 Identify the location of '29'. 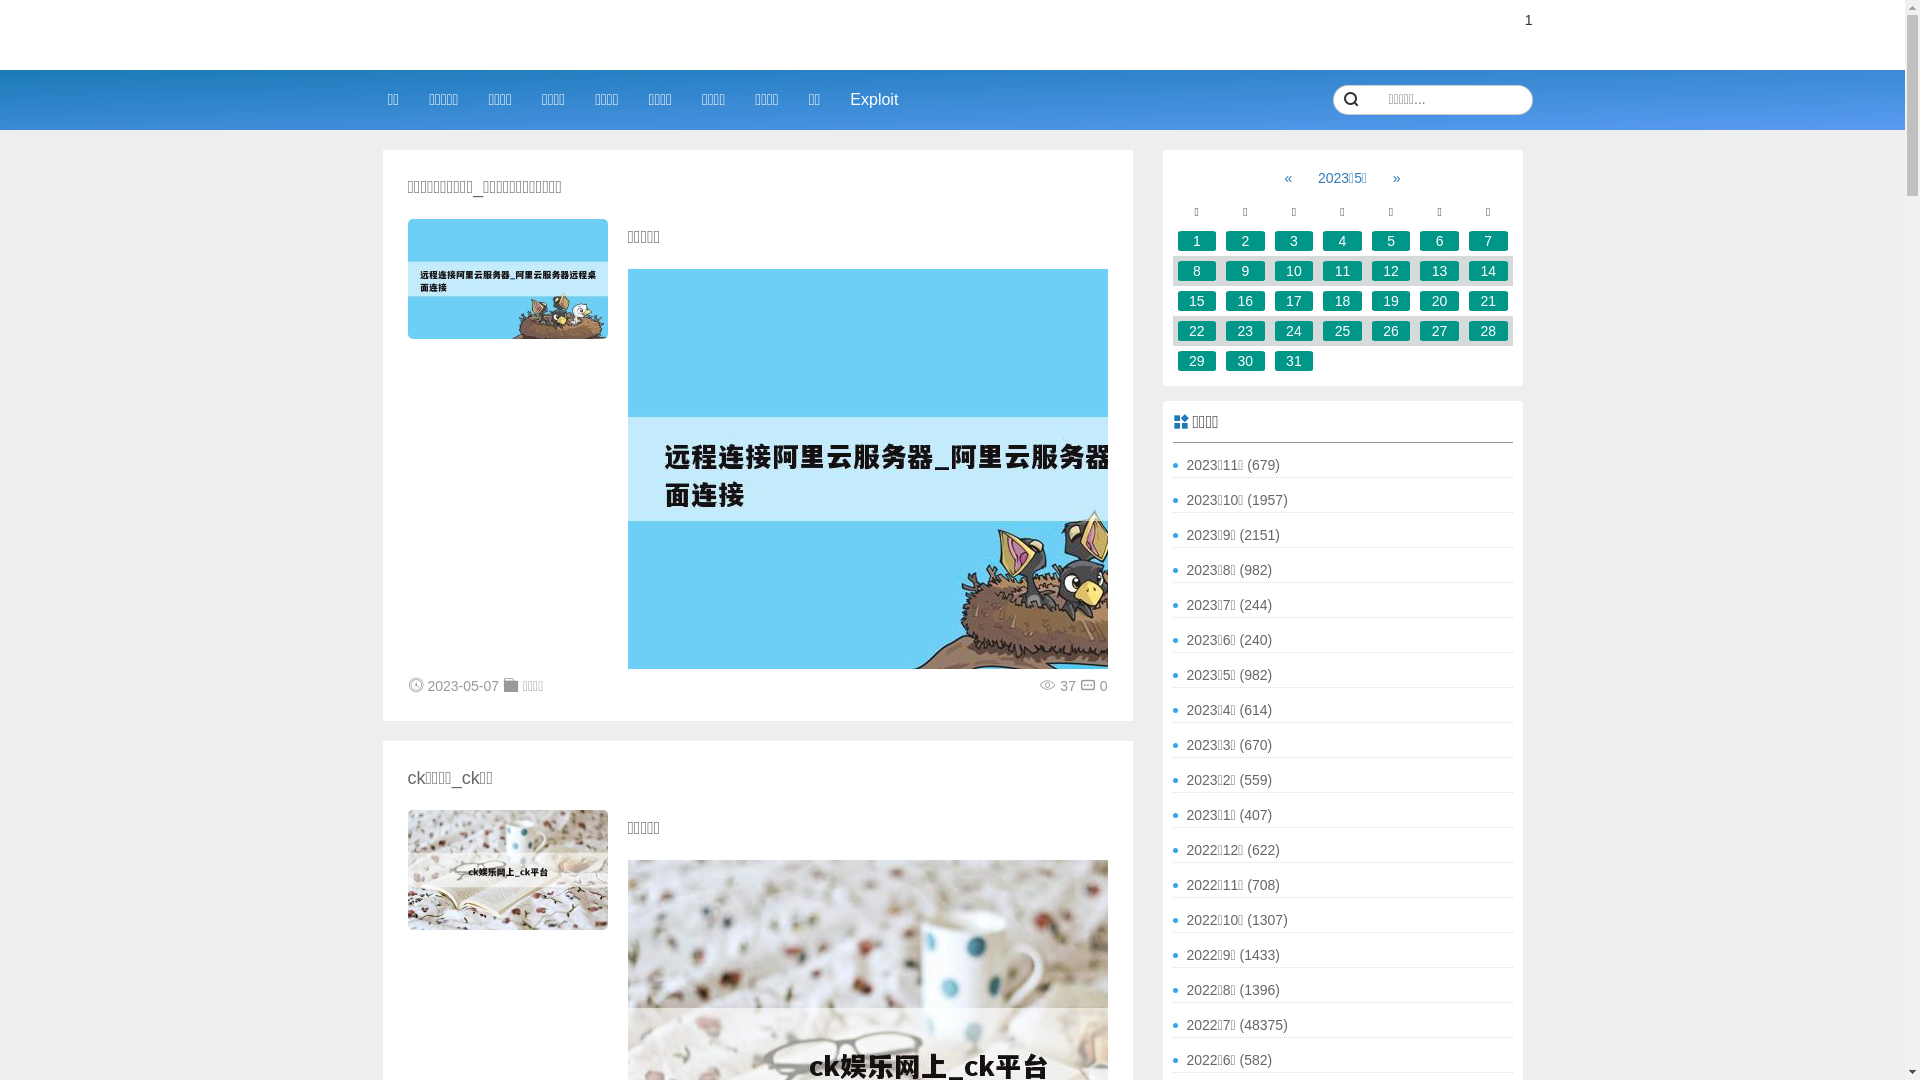
(1197, 361).